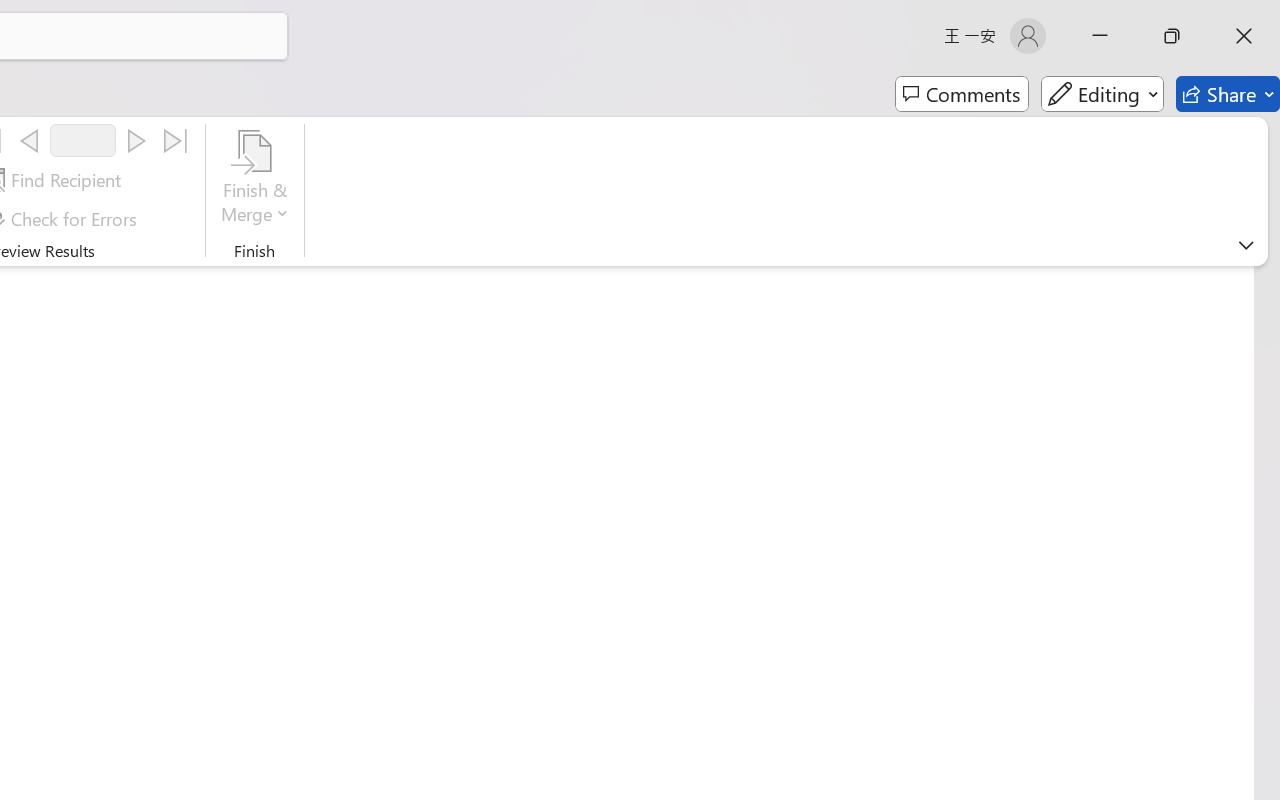 The height and width of the screenshot is (800, 1280). What do you see at coordinates (1245, 244) in the screenshot?
I see `'Ribbon Display Options'` at bounding box center [1245, 244].